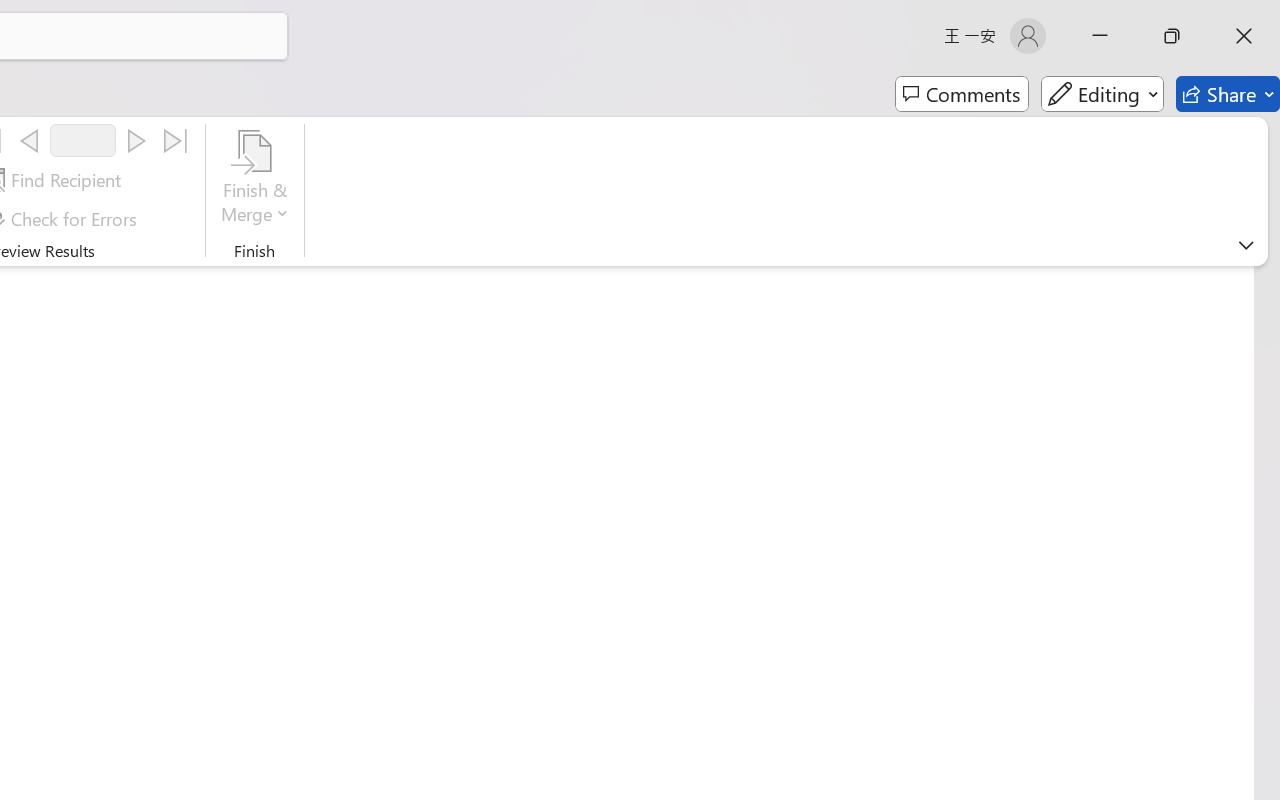 The height and width of the screenshot is (800, 1280). What do you see at coordinates (1245, 244) in the screenshot?
I see `'Ribbon Display Options'` at bounding box center [1245, 244].